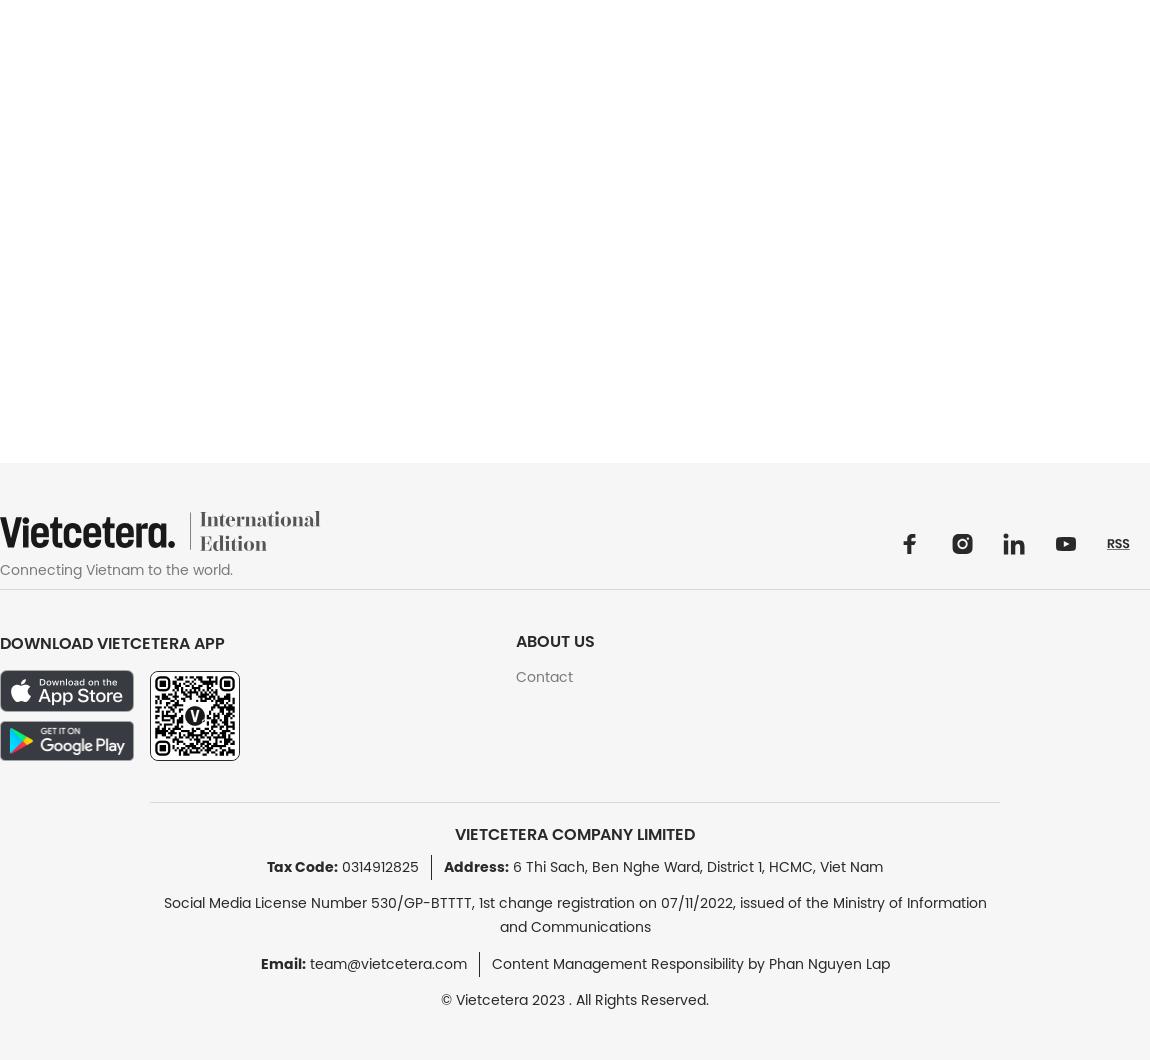 This screenshot has height=1060, width=1150. Describe the element at coordinates (555, 641) in the screenshot. I see `'About us'` at that location.